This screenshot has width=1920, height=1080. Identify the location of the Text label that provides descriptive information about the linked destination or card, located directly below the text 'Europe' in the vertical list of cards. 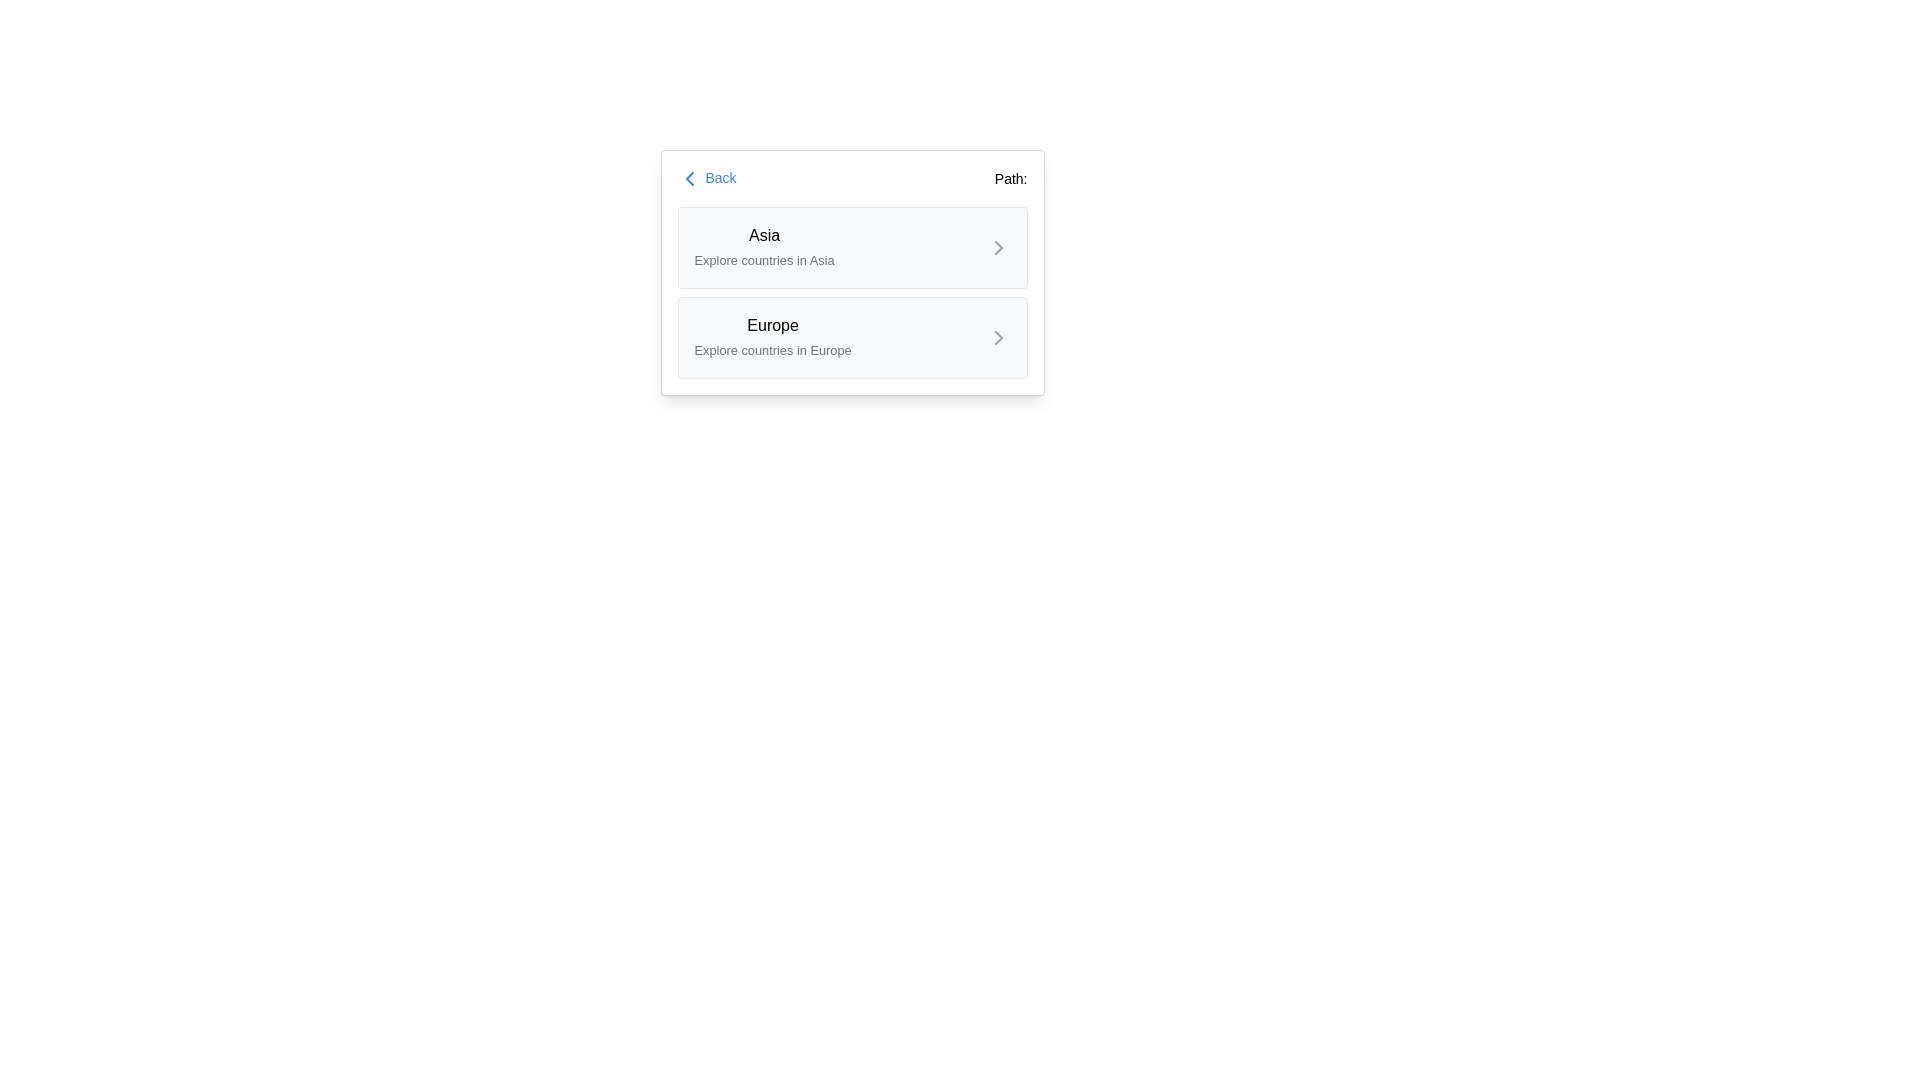
(772, 349).